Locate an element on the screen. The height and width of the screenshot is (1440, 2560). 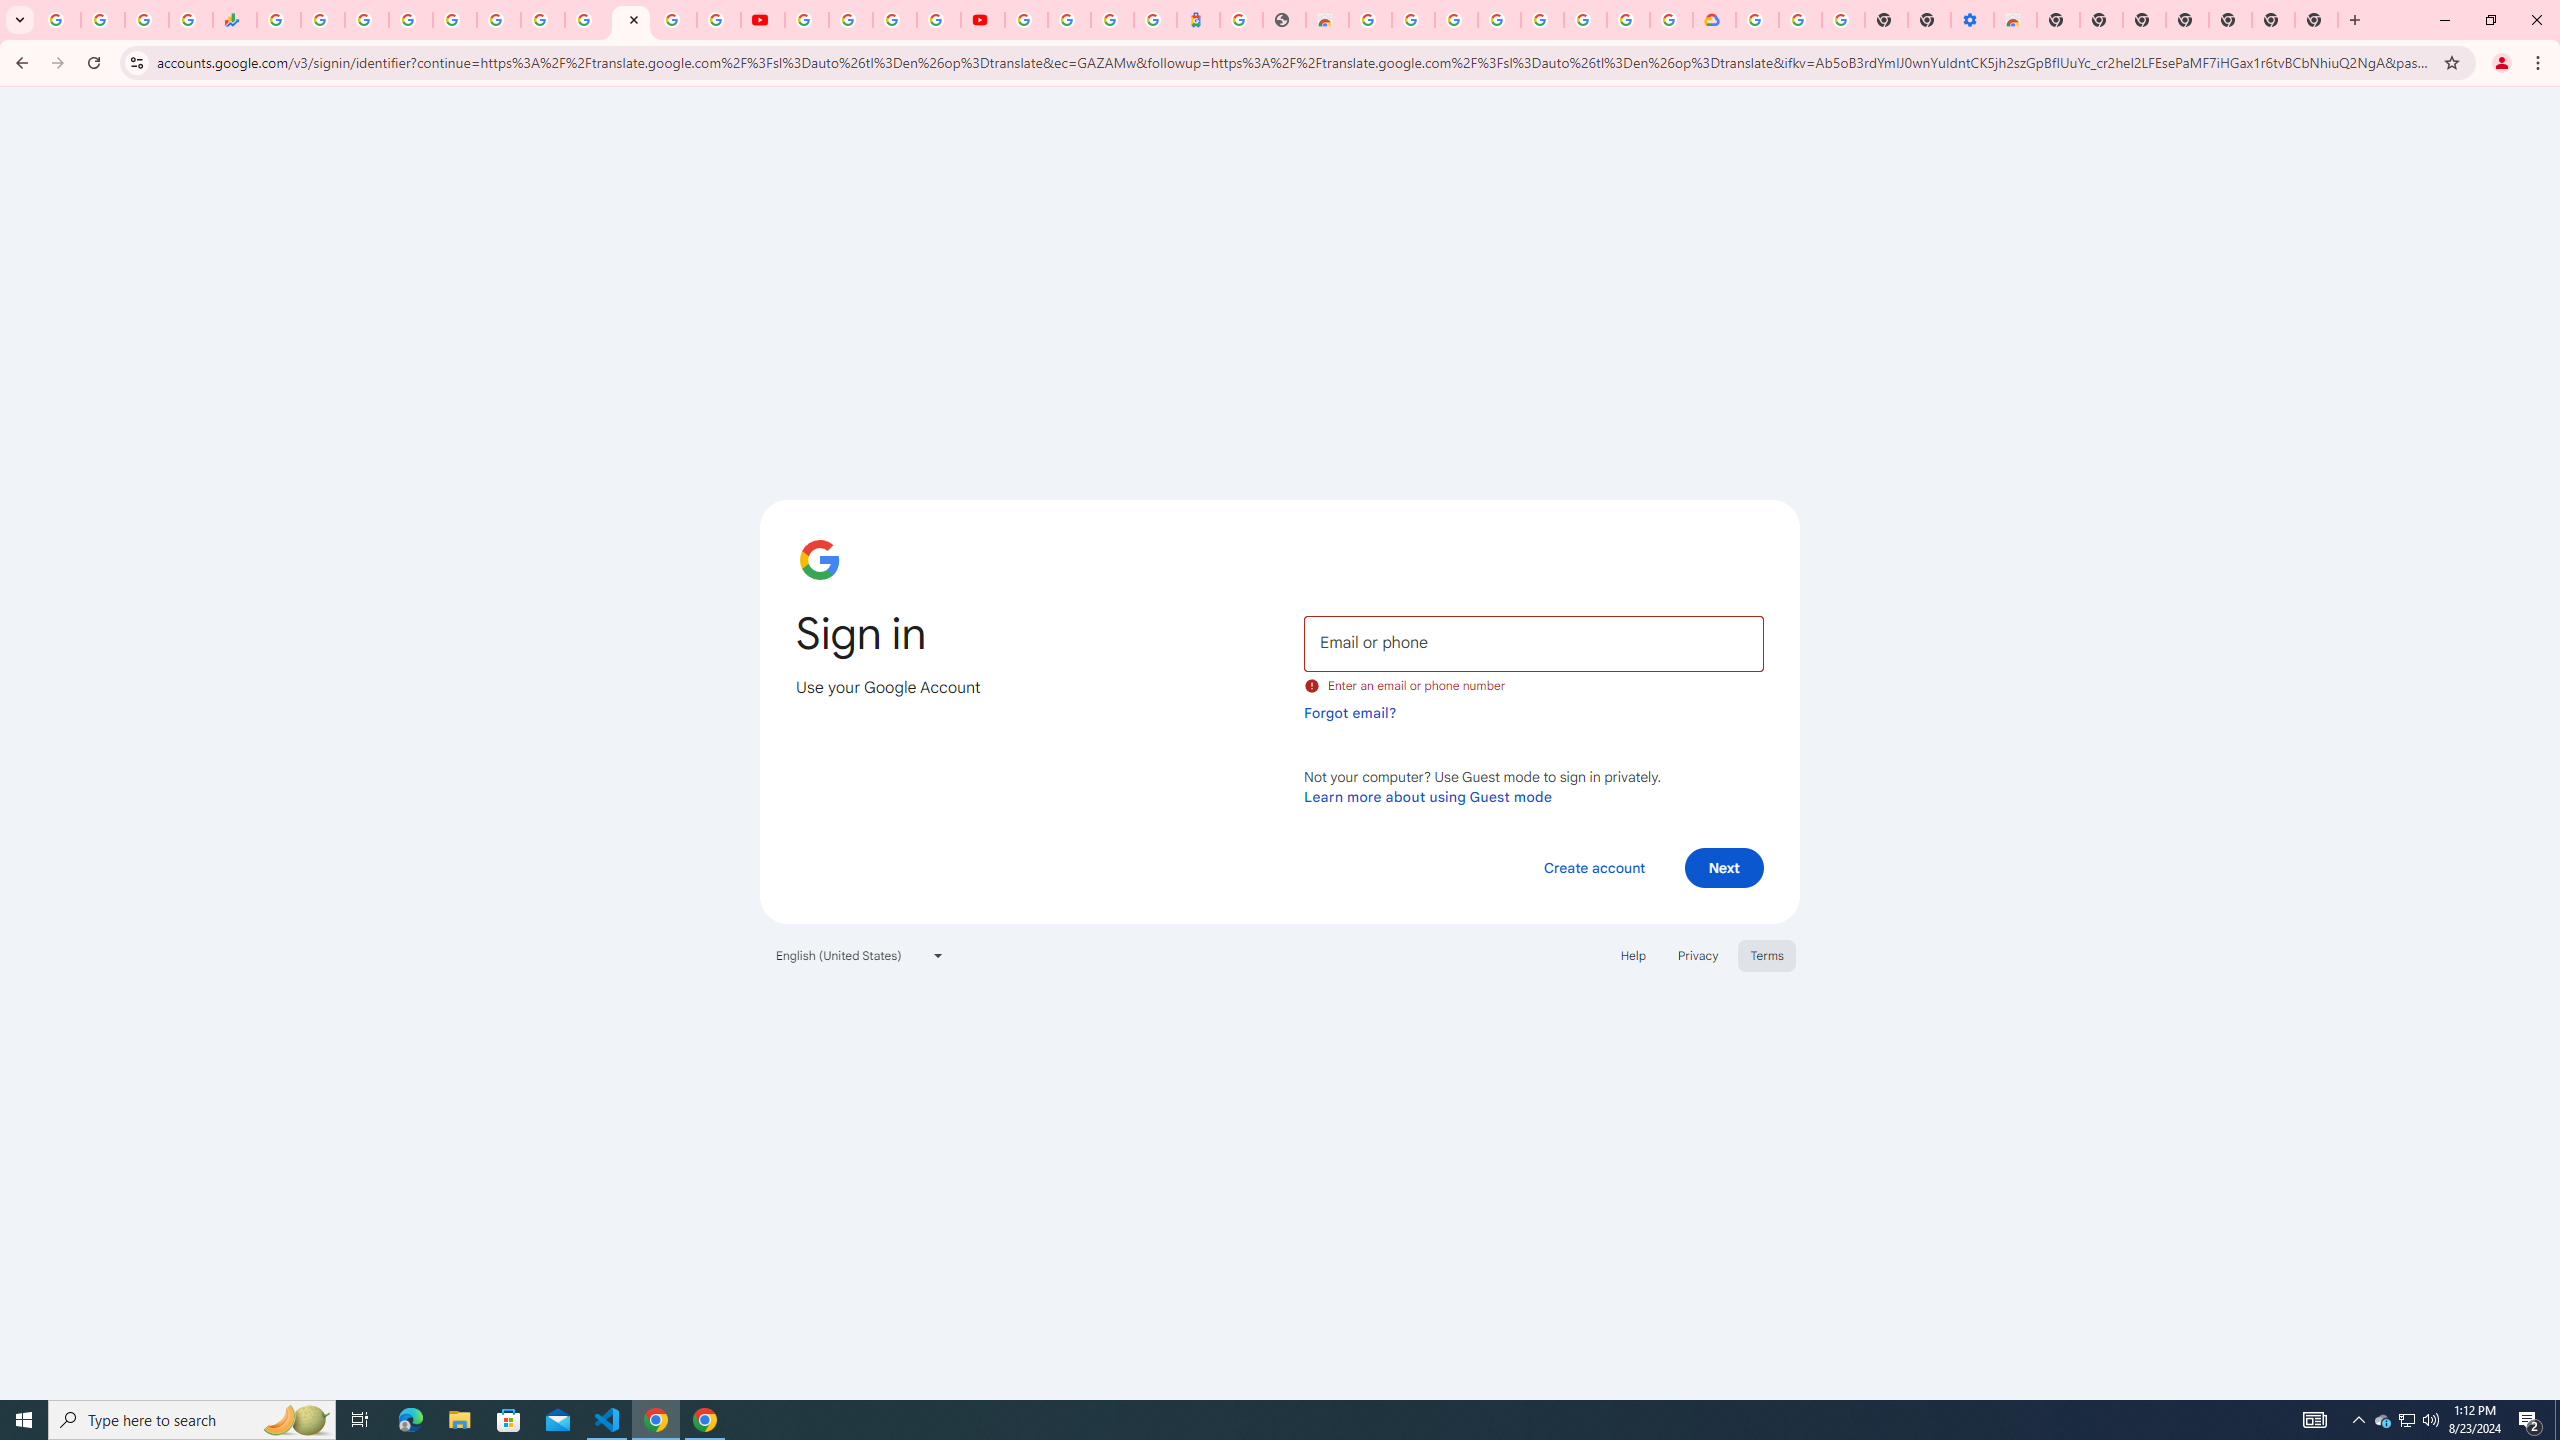
'Turn cookies on or off - Computer - Google Account Help' is located at coordinates (1842, 19).